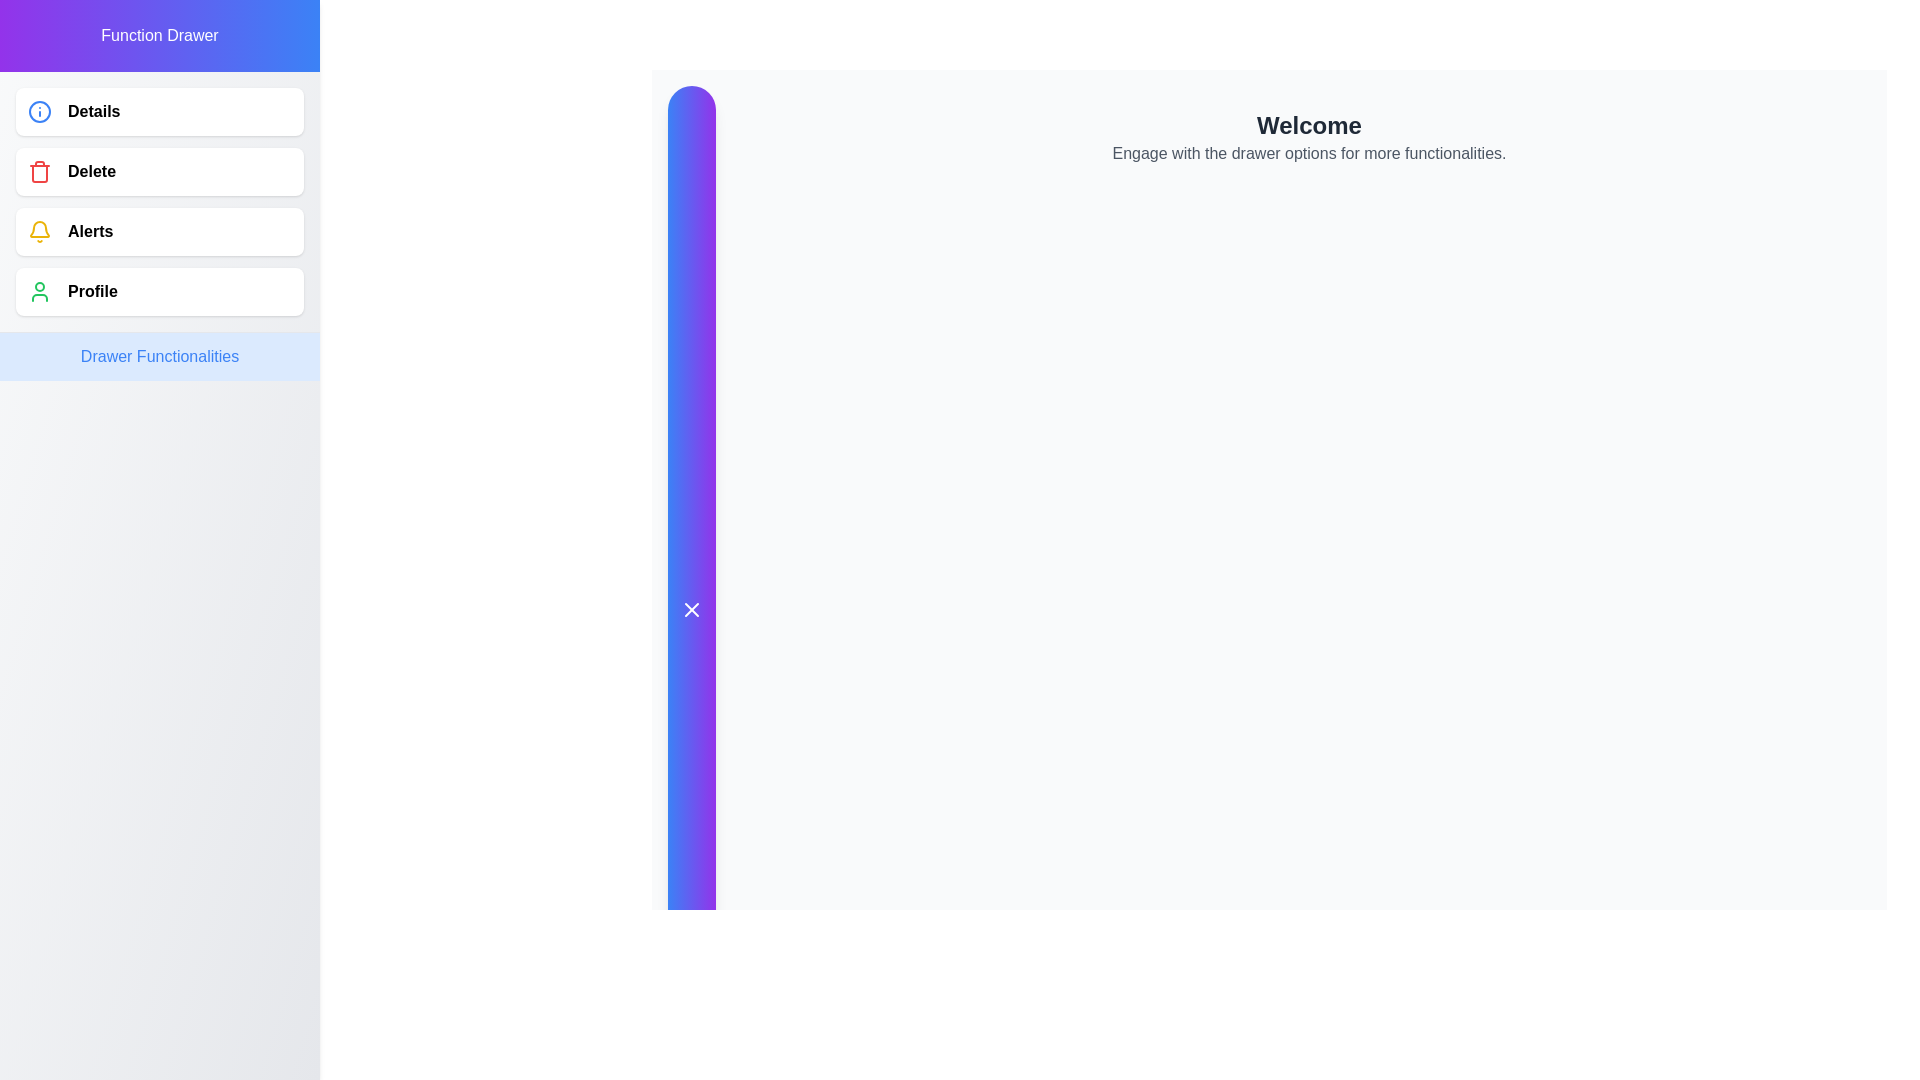 Image resolution: width=1920 pixels, height=1080 pixels. I want to click on the 'Details' menu option icon, which is the left-most icon in the top menu, to visually differentiate it from other options, so click(39, 111).